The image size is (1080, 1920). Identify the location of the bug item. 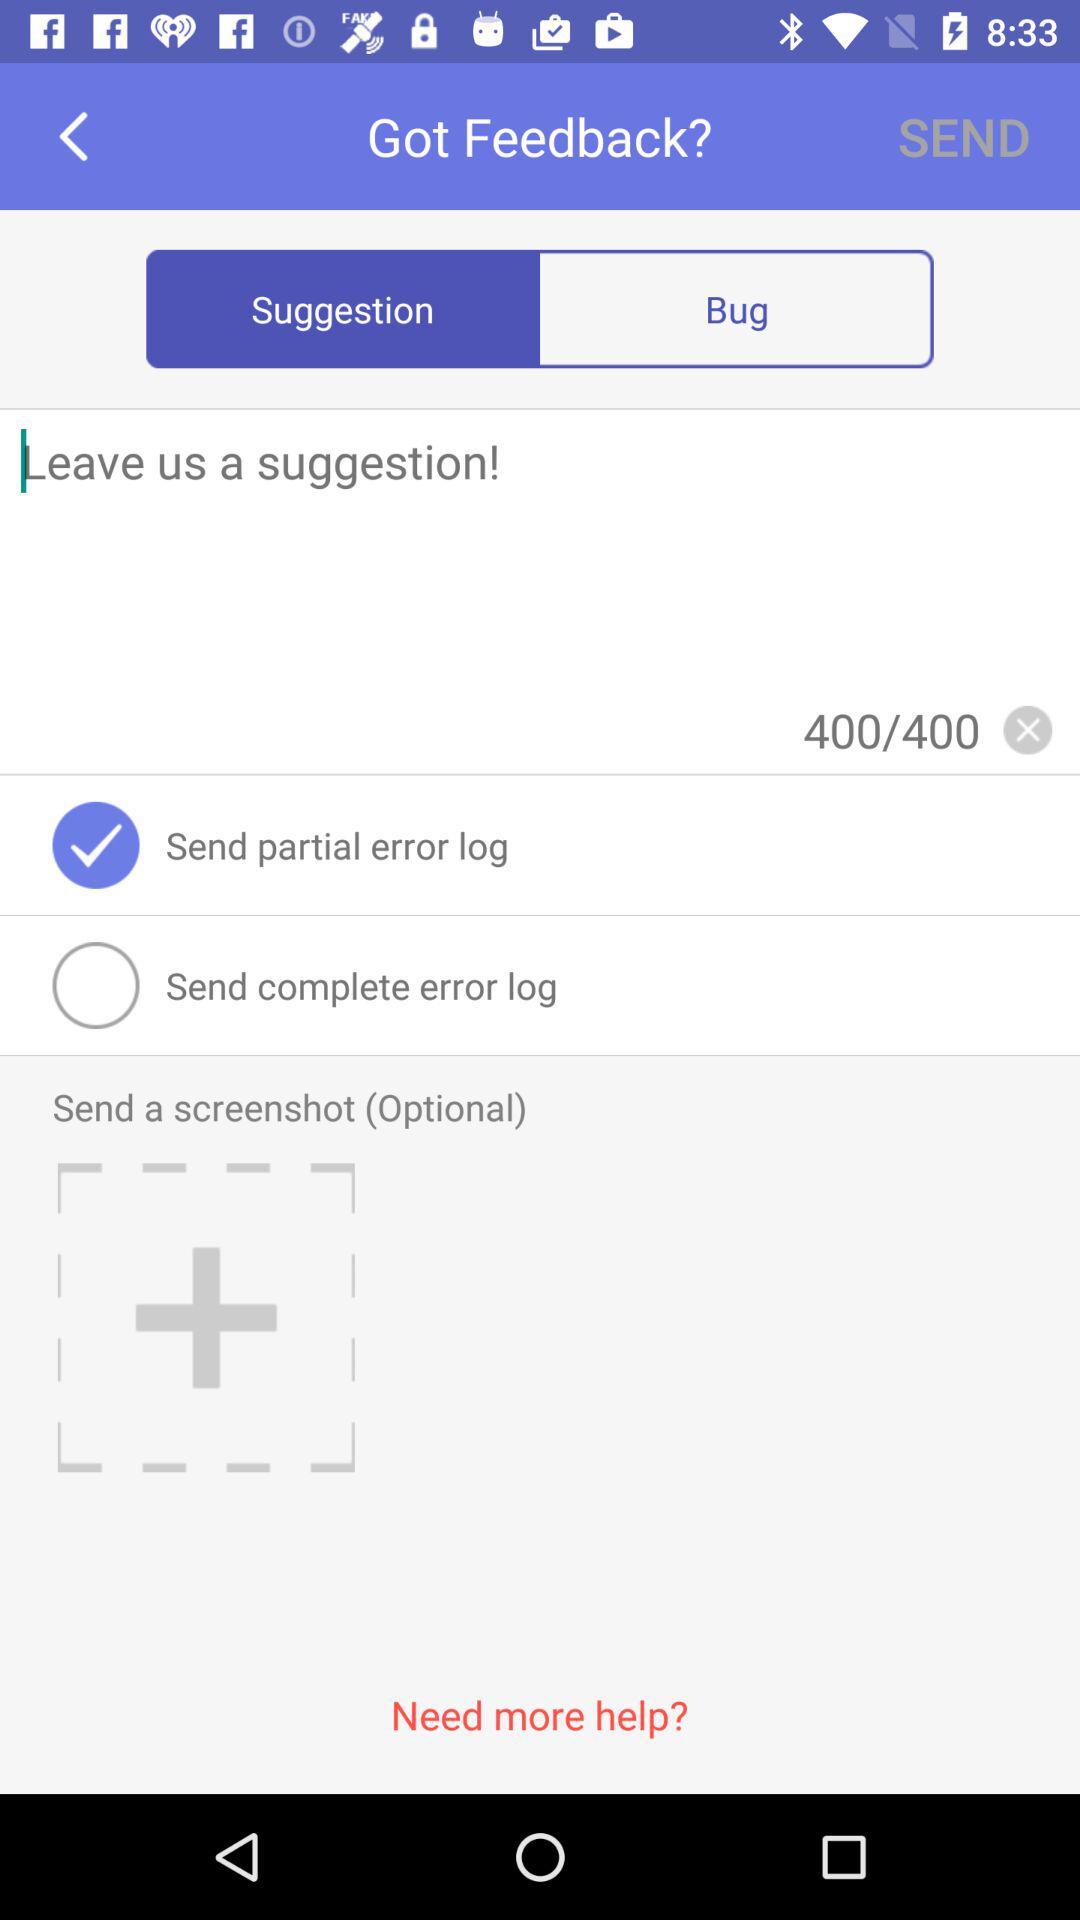
(736, 307).